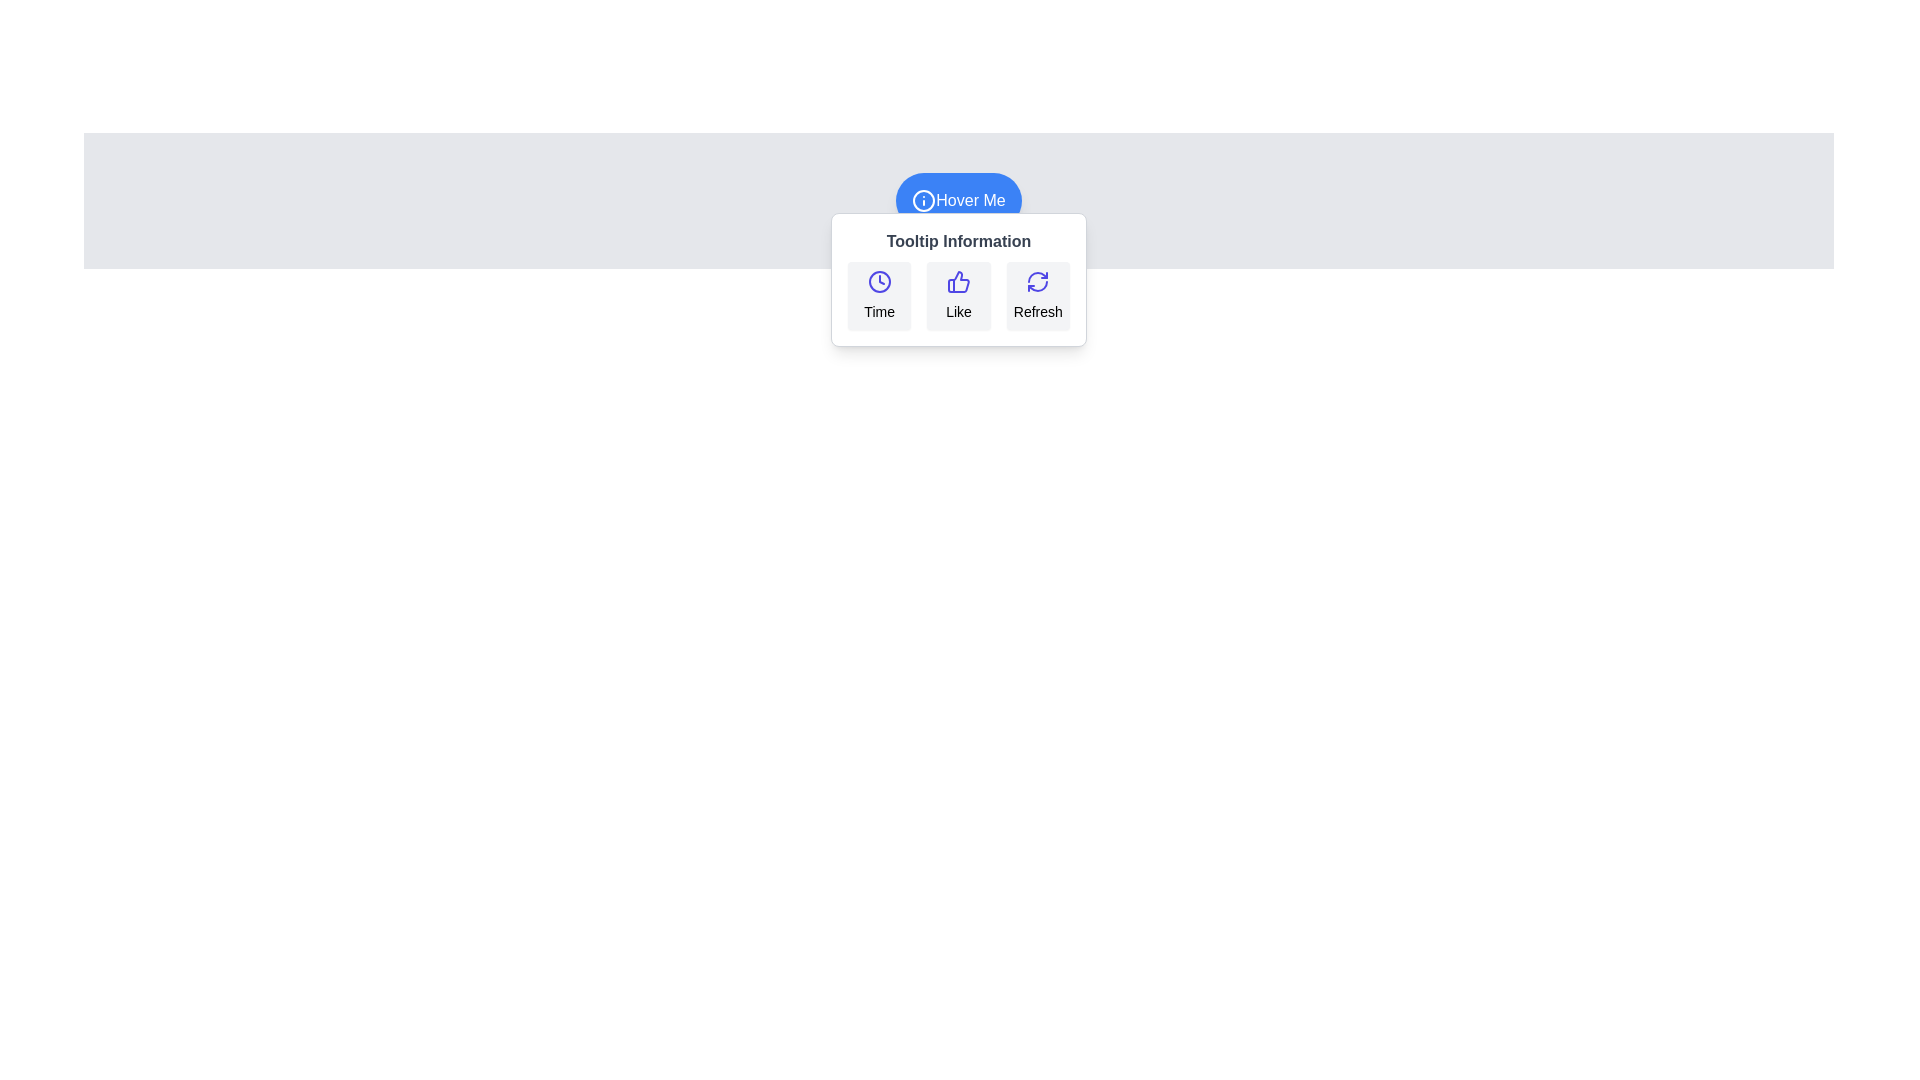 The height and width of the screenshot is (1080, 1920). What do you see at coordinates (958, 241) in the screenshot?
I see `text content of the Text Label located at the top of the tooltip, centered beneath the 'Hover Me' button, which summarizes the information presented in the tooltip` at bounding box center [958, 241].